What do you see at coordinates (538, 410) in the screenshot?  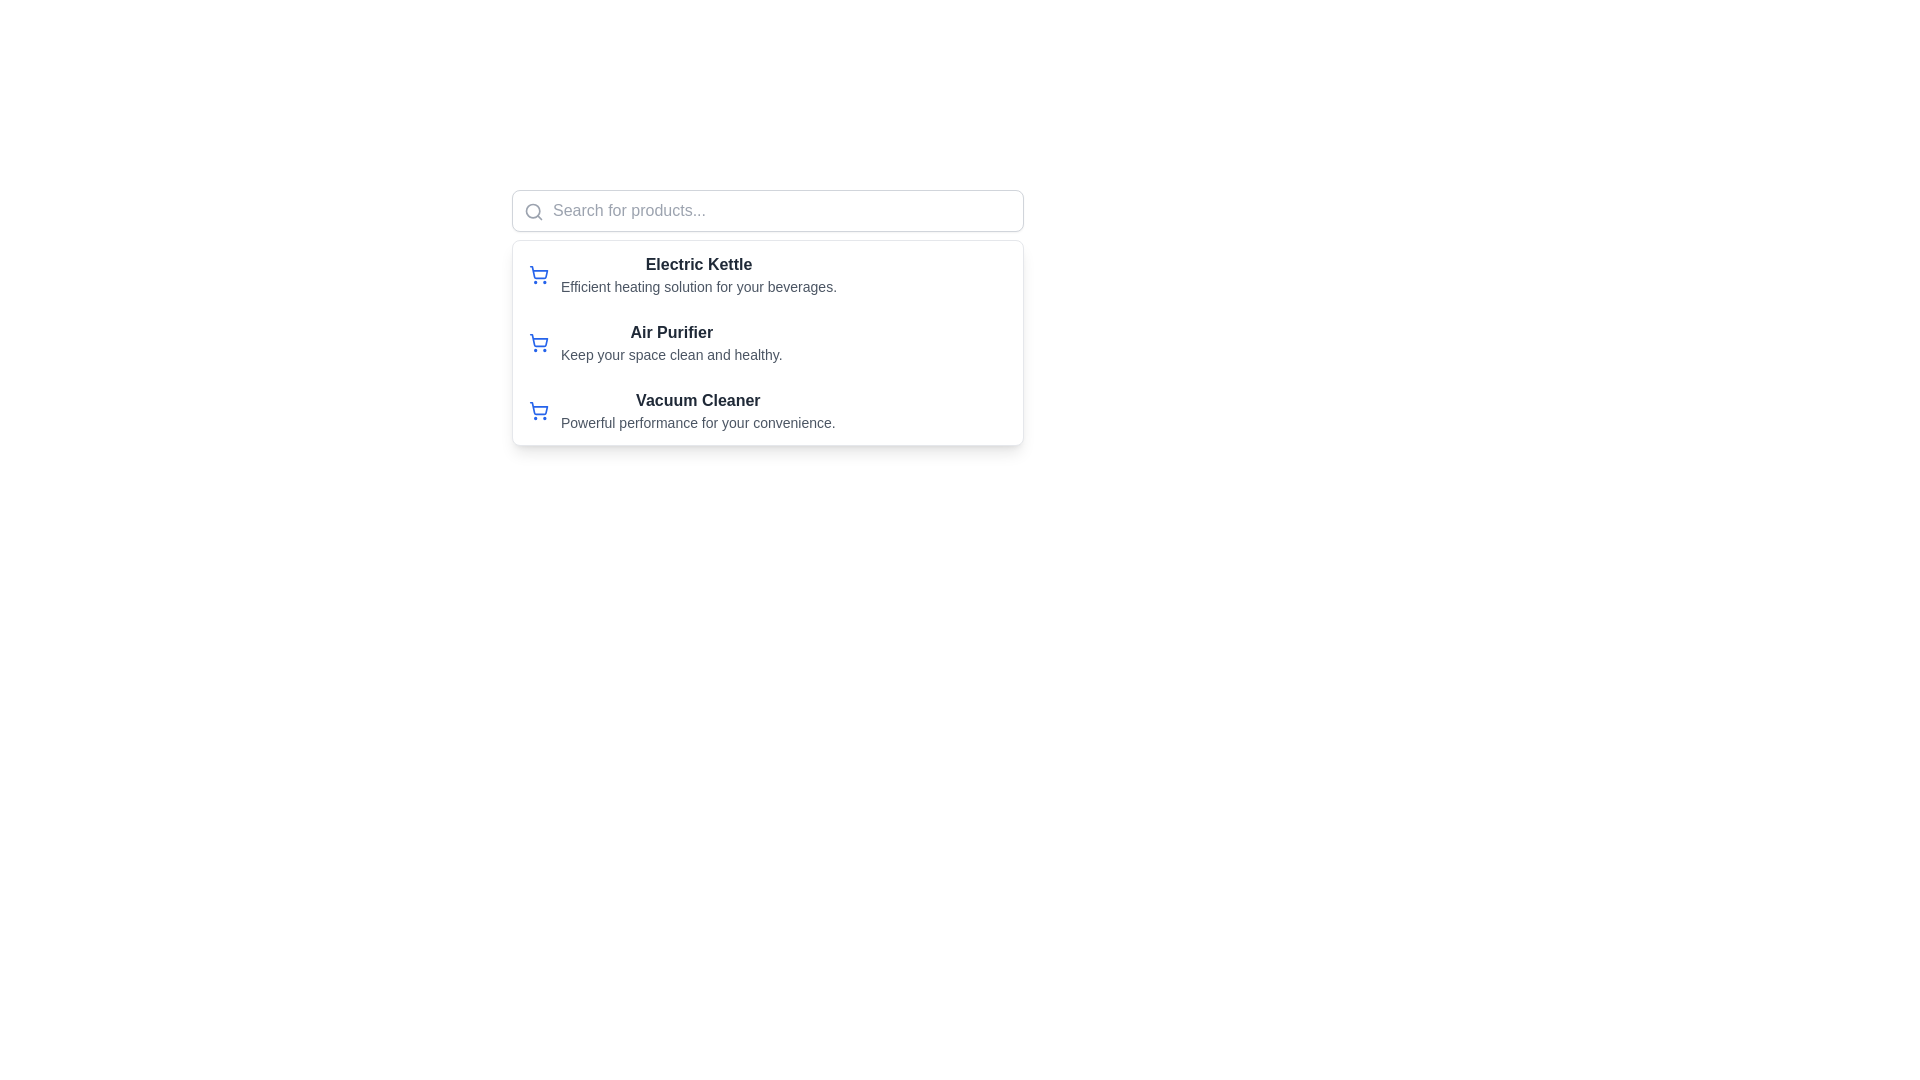 I see `the shopping cart icon, which is a minimalistic blue outlined SVG icon located to the left of the text 'Vacuum Cleaner' in the third item of the list` at bounding box center [538, 410].